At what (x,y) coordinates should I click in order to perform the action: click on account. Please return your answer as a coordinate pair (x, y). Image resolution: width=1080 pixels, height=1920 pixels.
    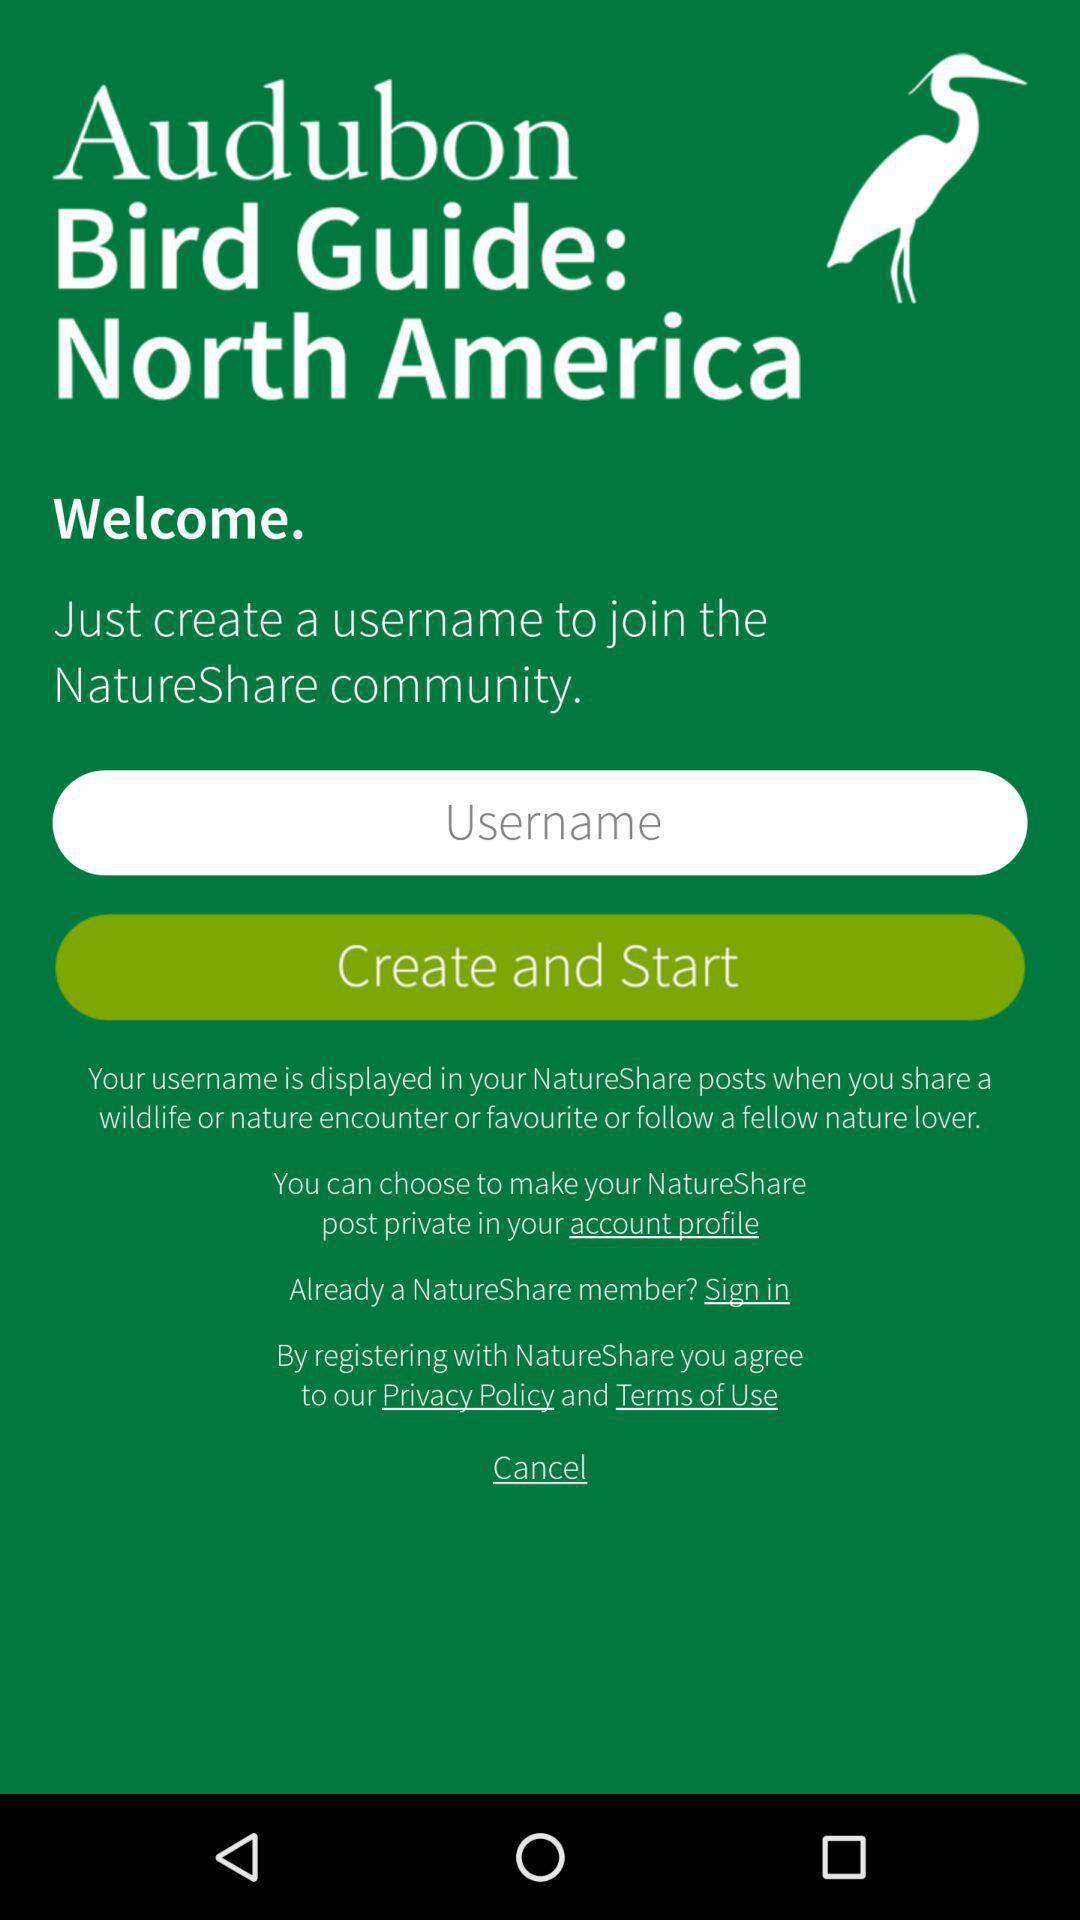
    Looking at the image, I should click on (540, 967).